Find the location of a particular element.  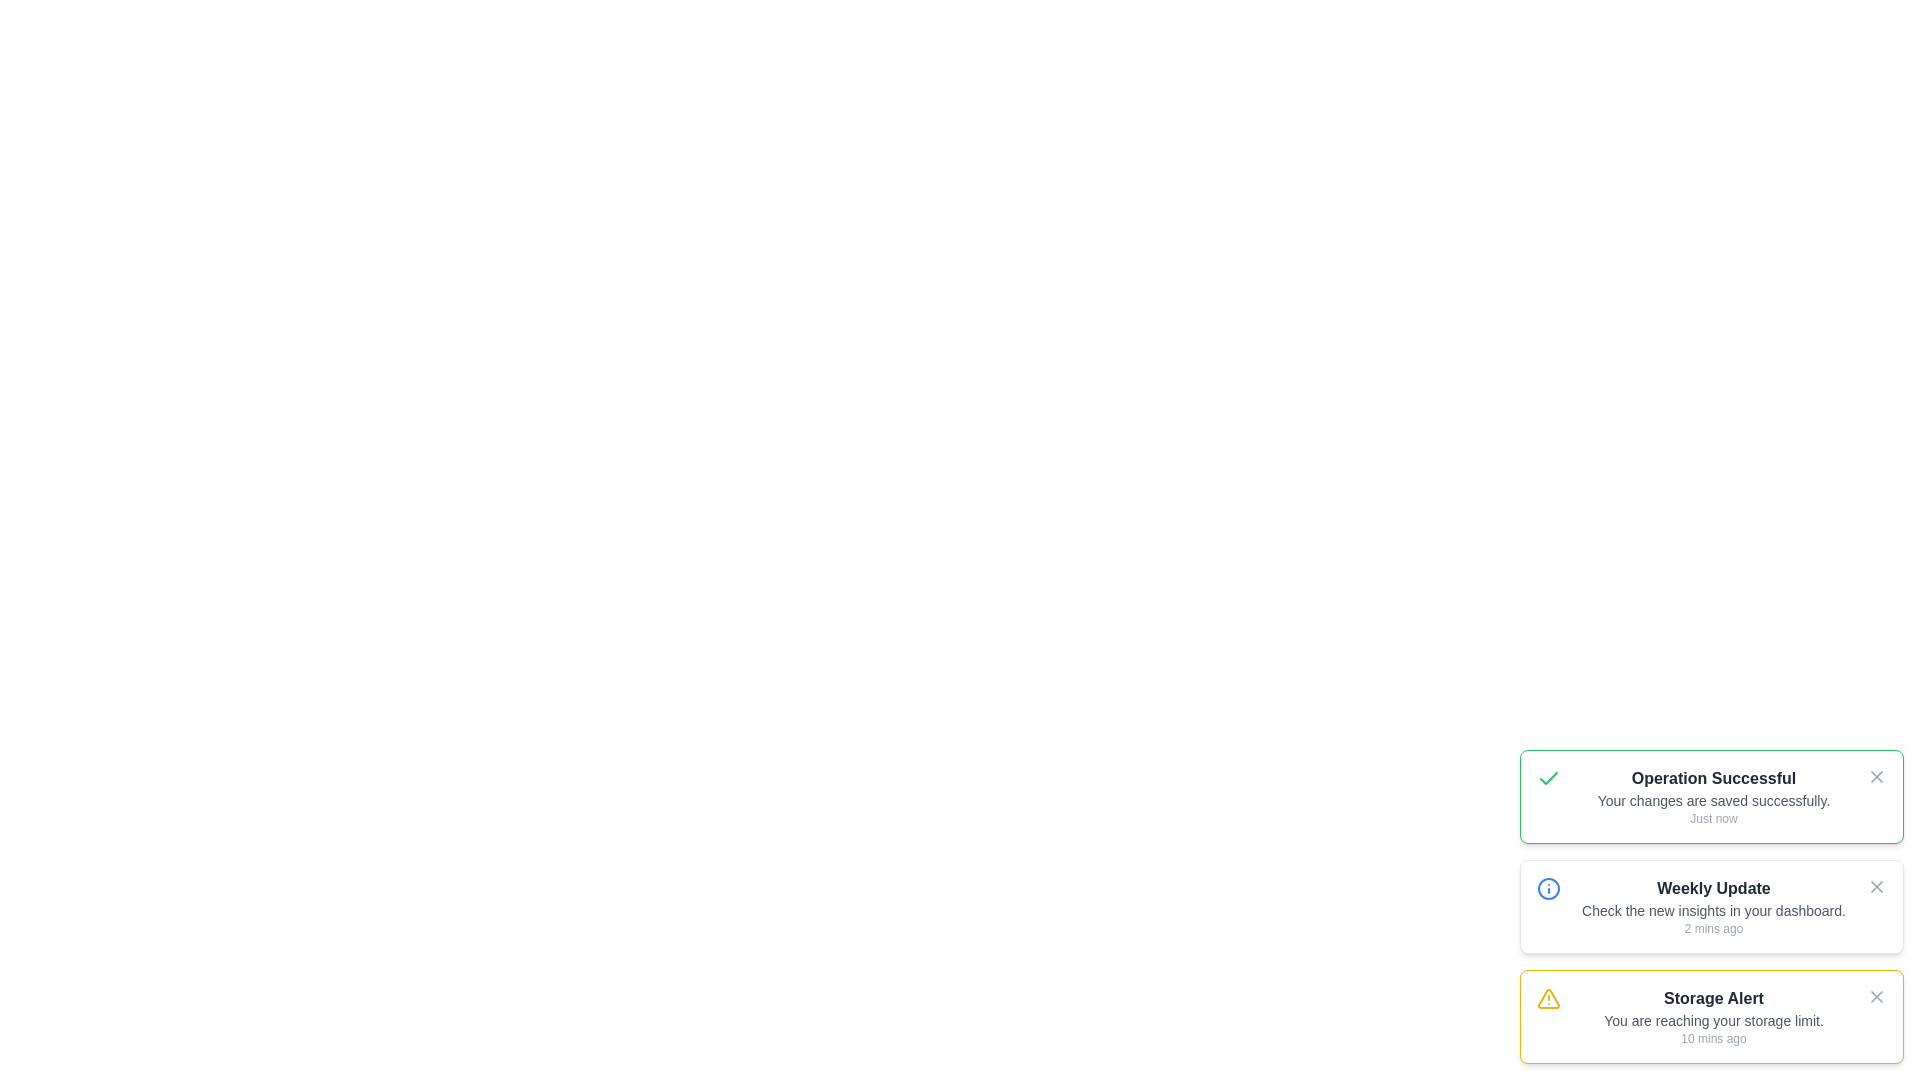

the close button is located at coordinates (1875, 775).